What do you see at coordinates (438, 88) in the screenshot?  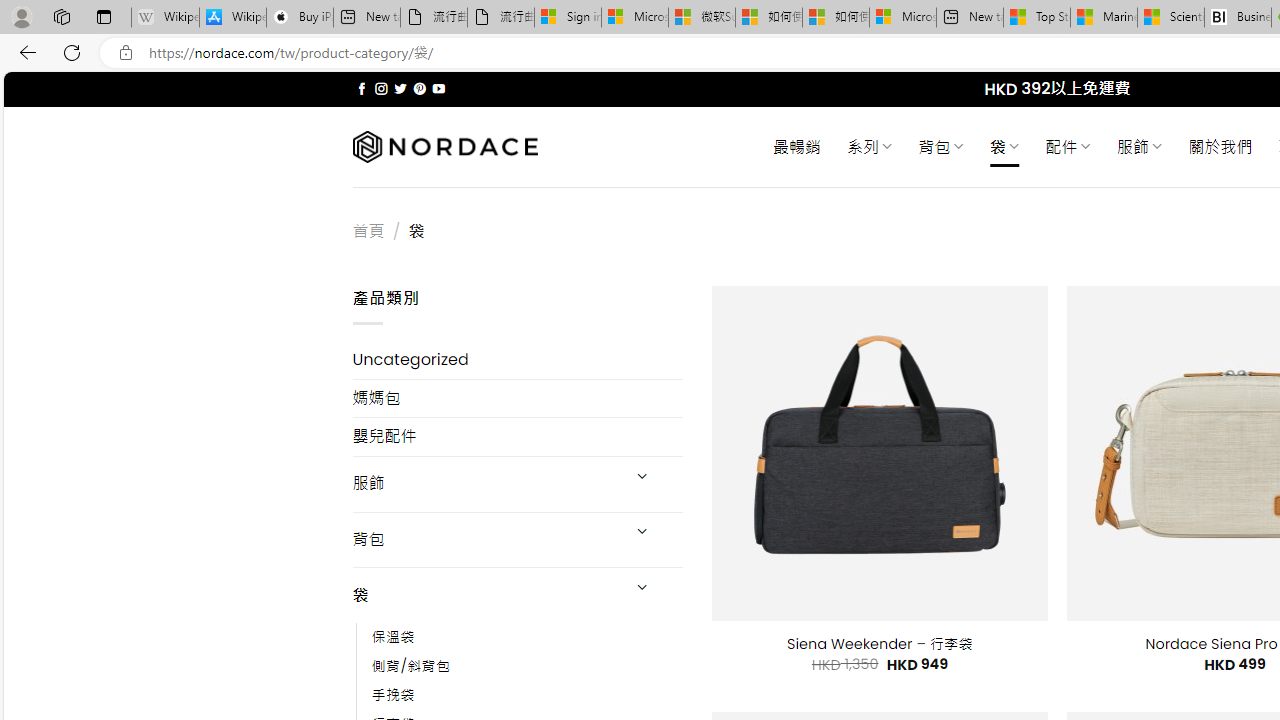 I see `'Follow on YouTube'` at bounding box center [438, 88].